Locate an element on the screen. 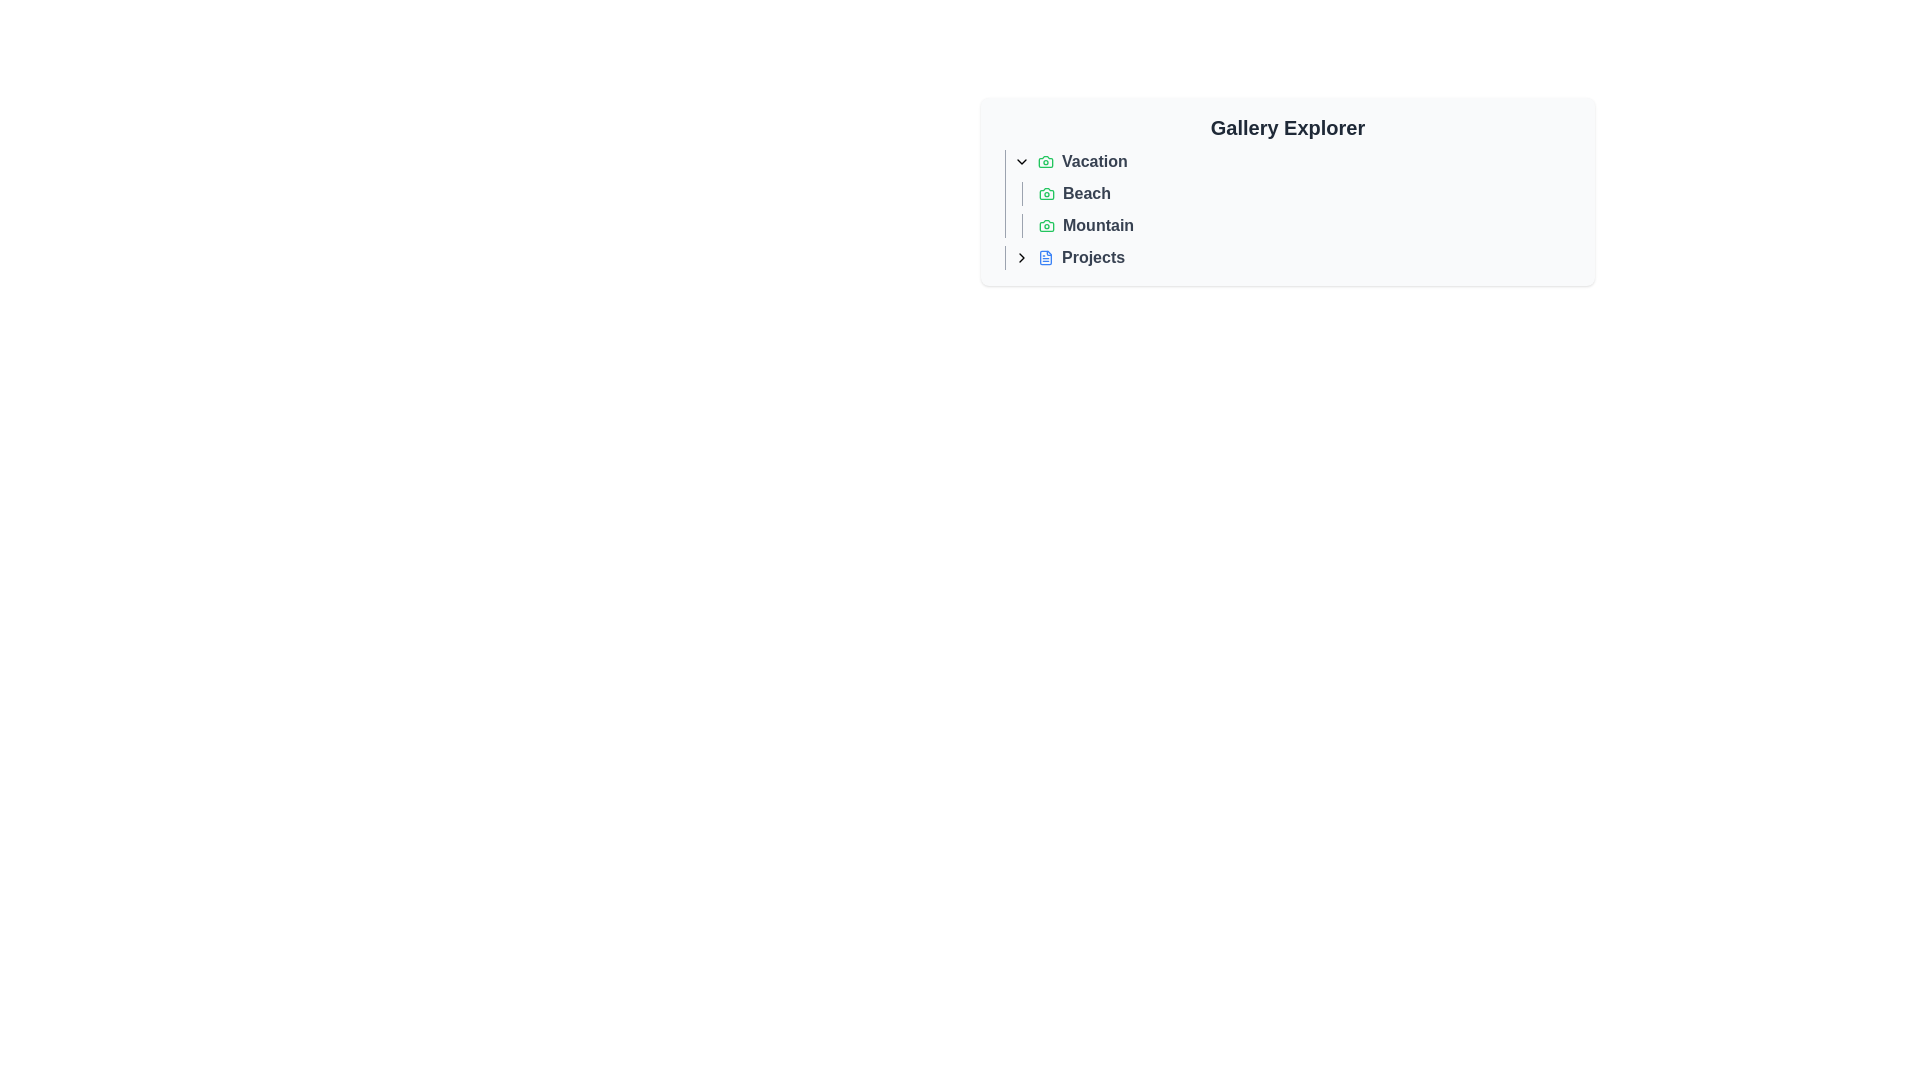 This screenshot has height=1080, width=1920. the right-pointing chevron icon located to the left of the text labeled 'Projects' to observe potential tooltip or cursor changes is located at coordinates (1022, 257).